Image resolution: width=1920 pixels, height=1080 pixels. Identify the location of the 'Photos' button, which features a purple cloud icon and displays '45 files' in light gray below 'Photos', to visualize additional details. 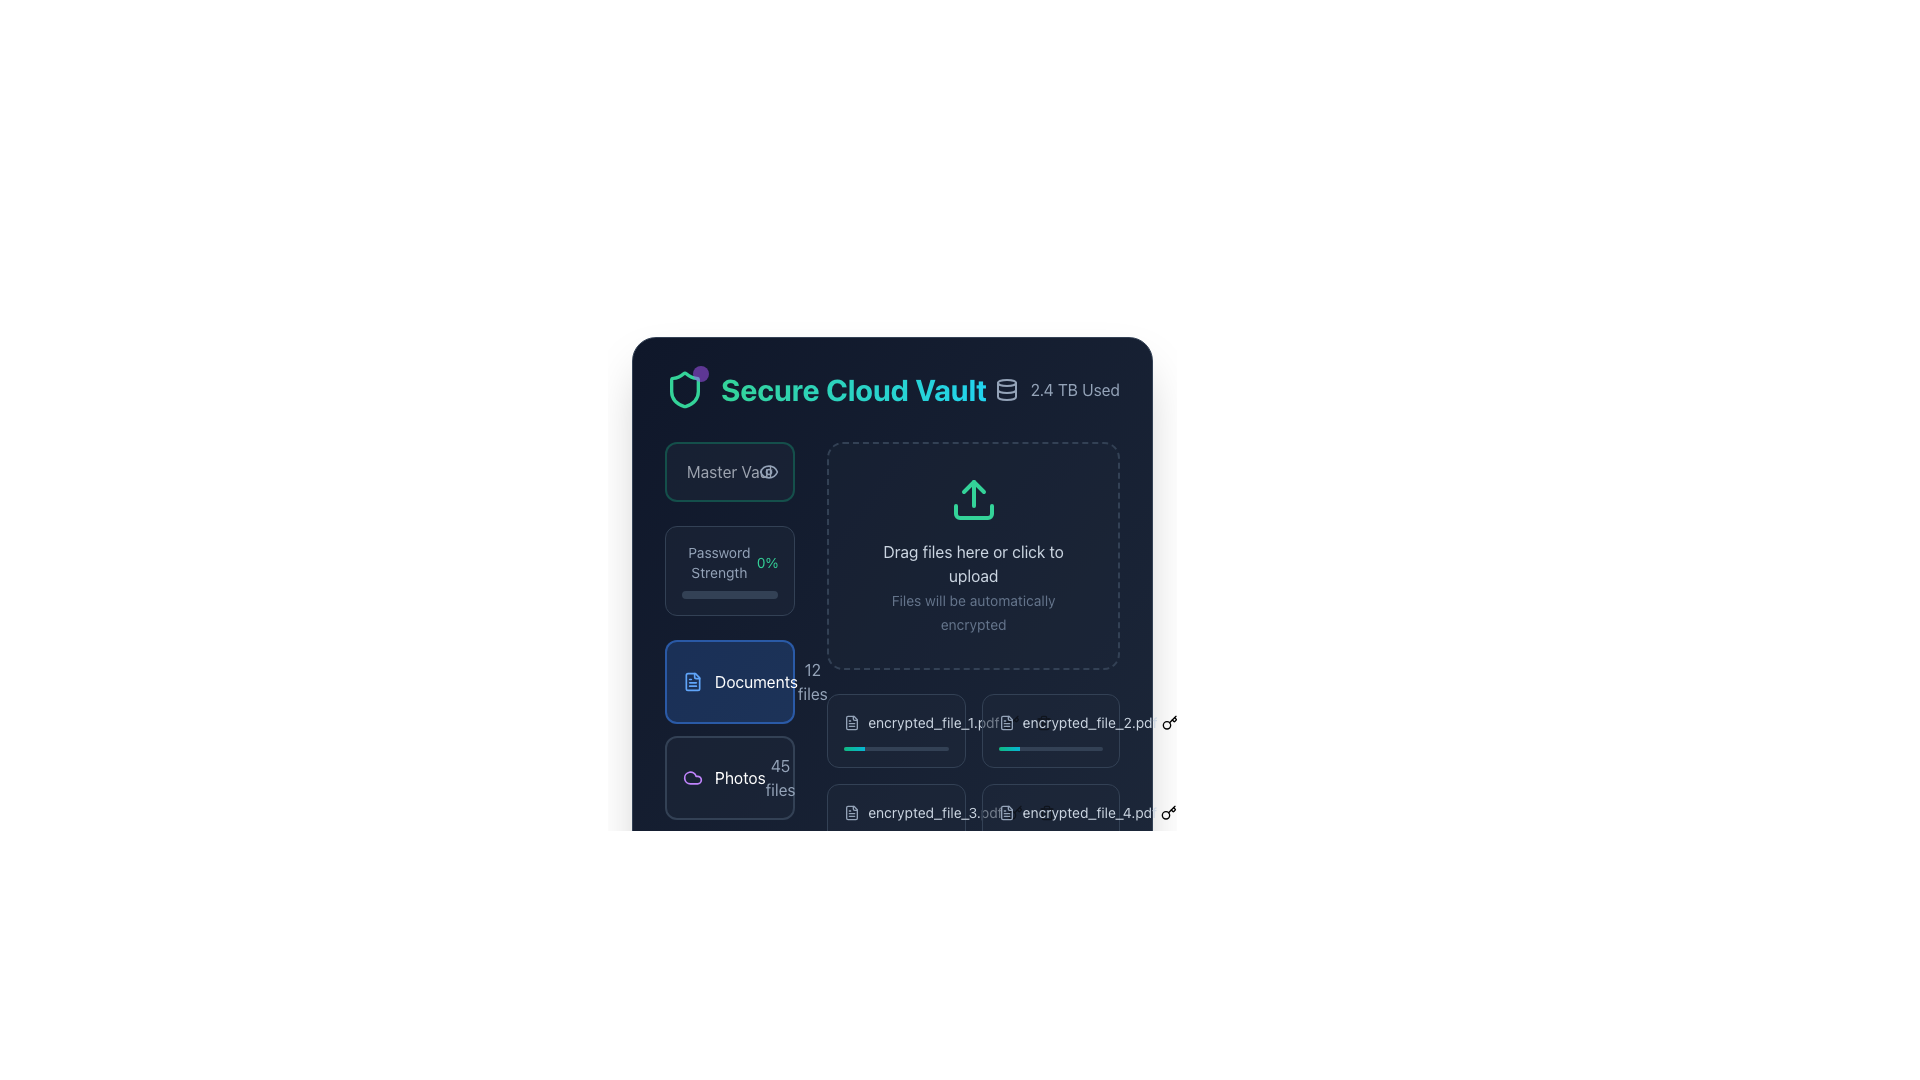
(729, 777).